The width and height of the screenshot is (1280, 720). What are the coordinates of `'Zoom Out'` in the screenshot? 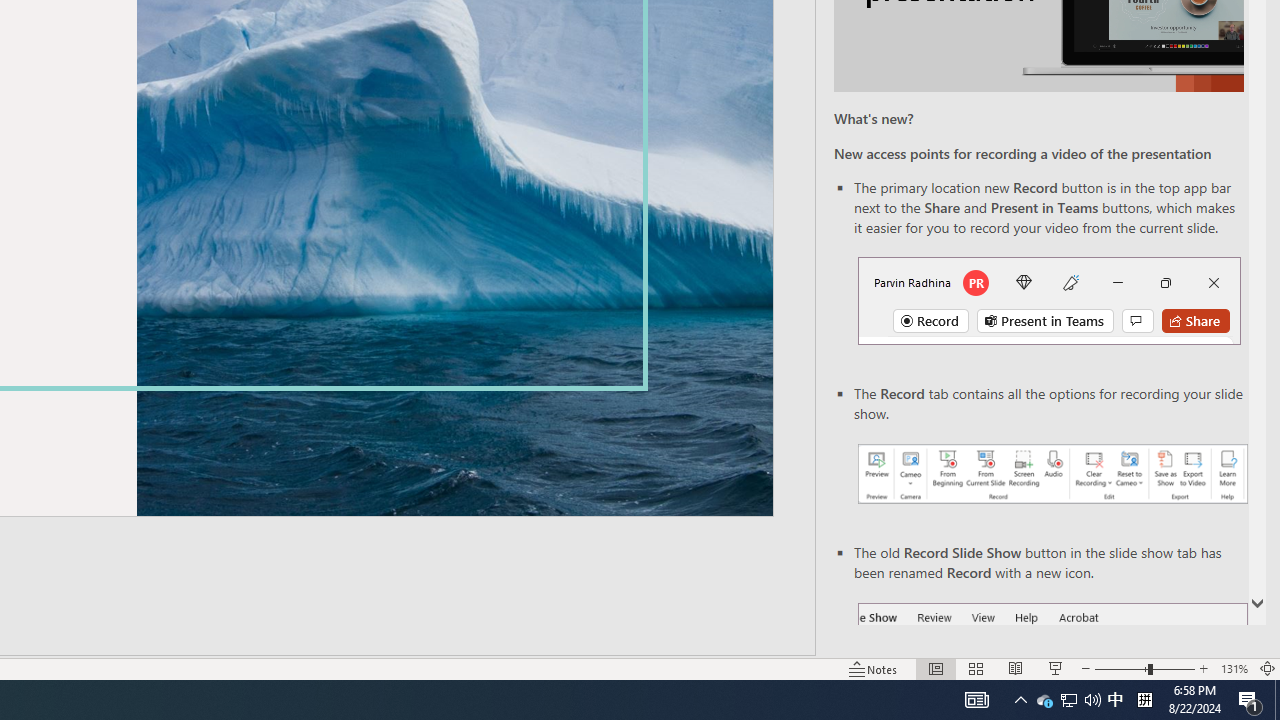 It's located at (1121, 669).